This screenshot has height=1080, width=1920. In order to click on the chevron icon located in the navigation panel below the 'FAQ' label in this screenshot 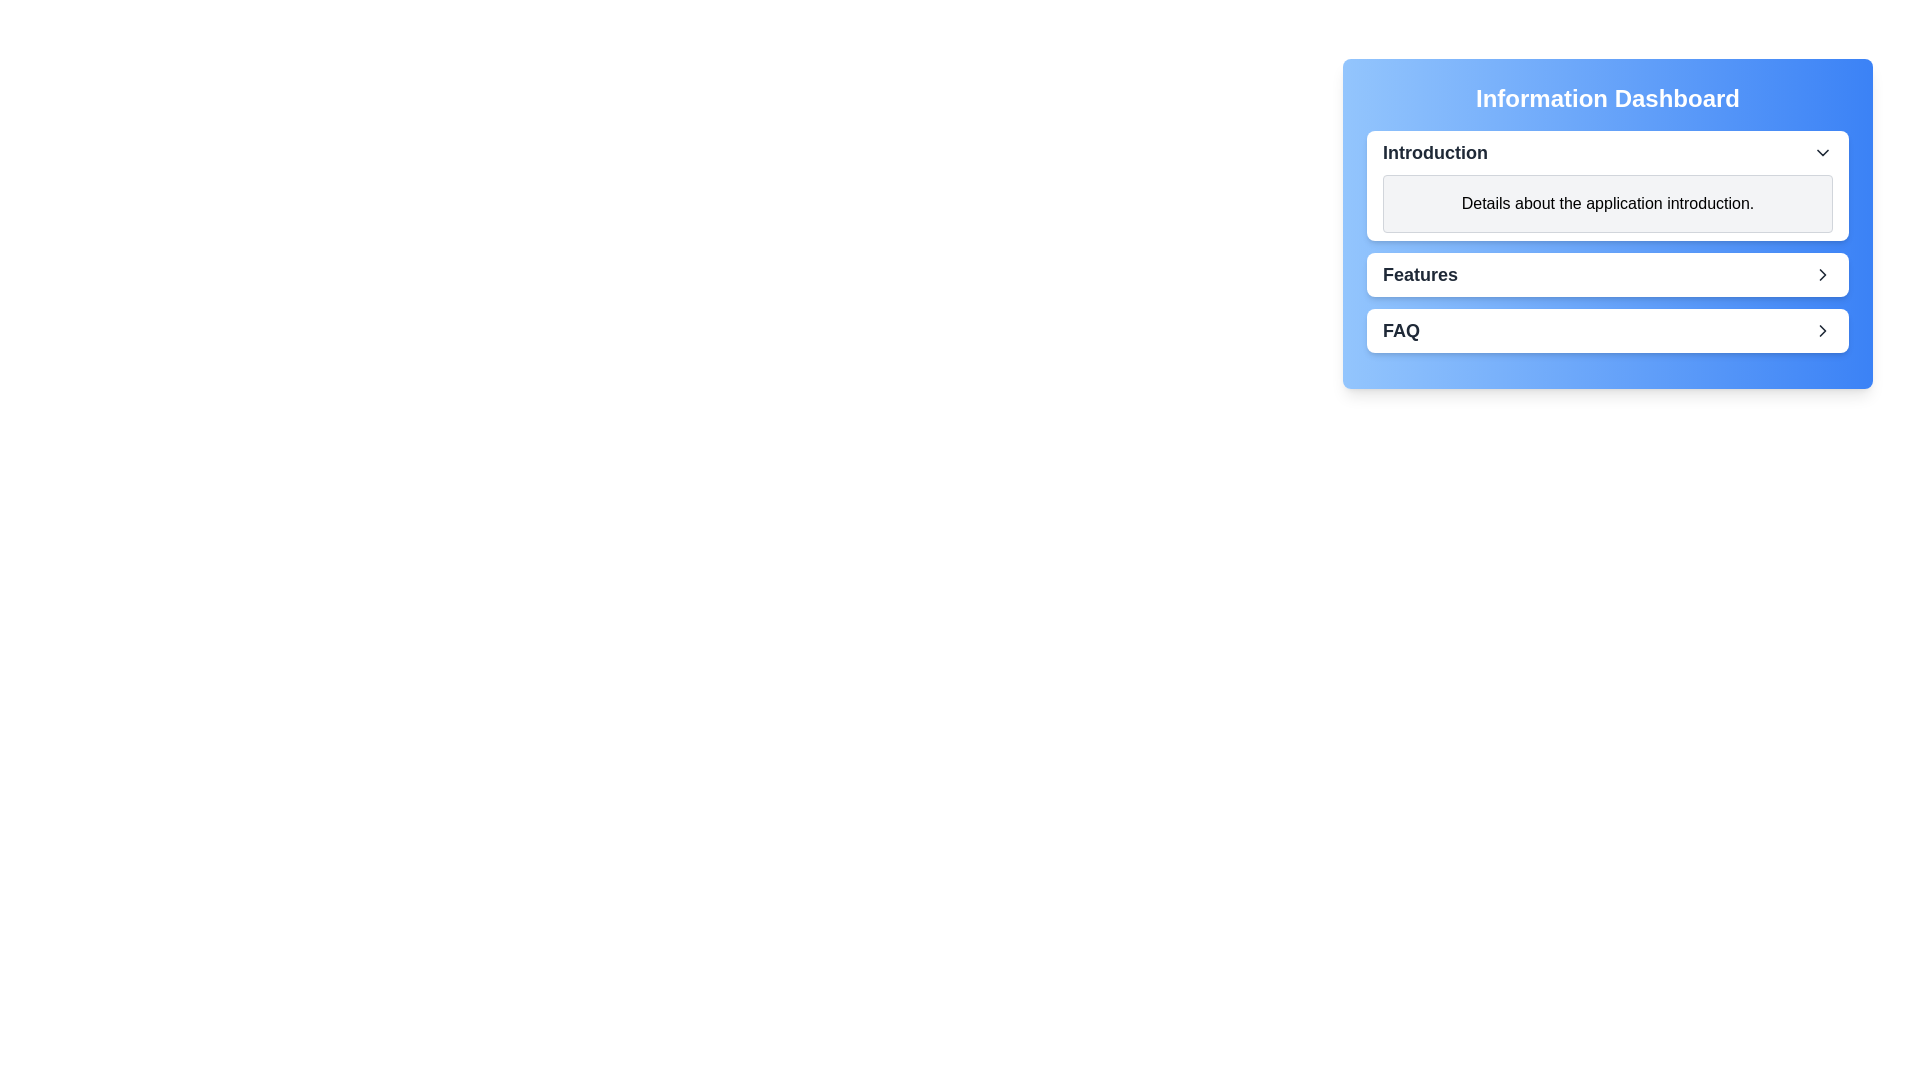, I will do `click(1823, 330)`.